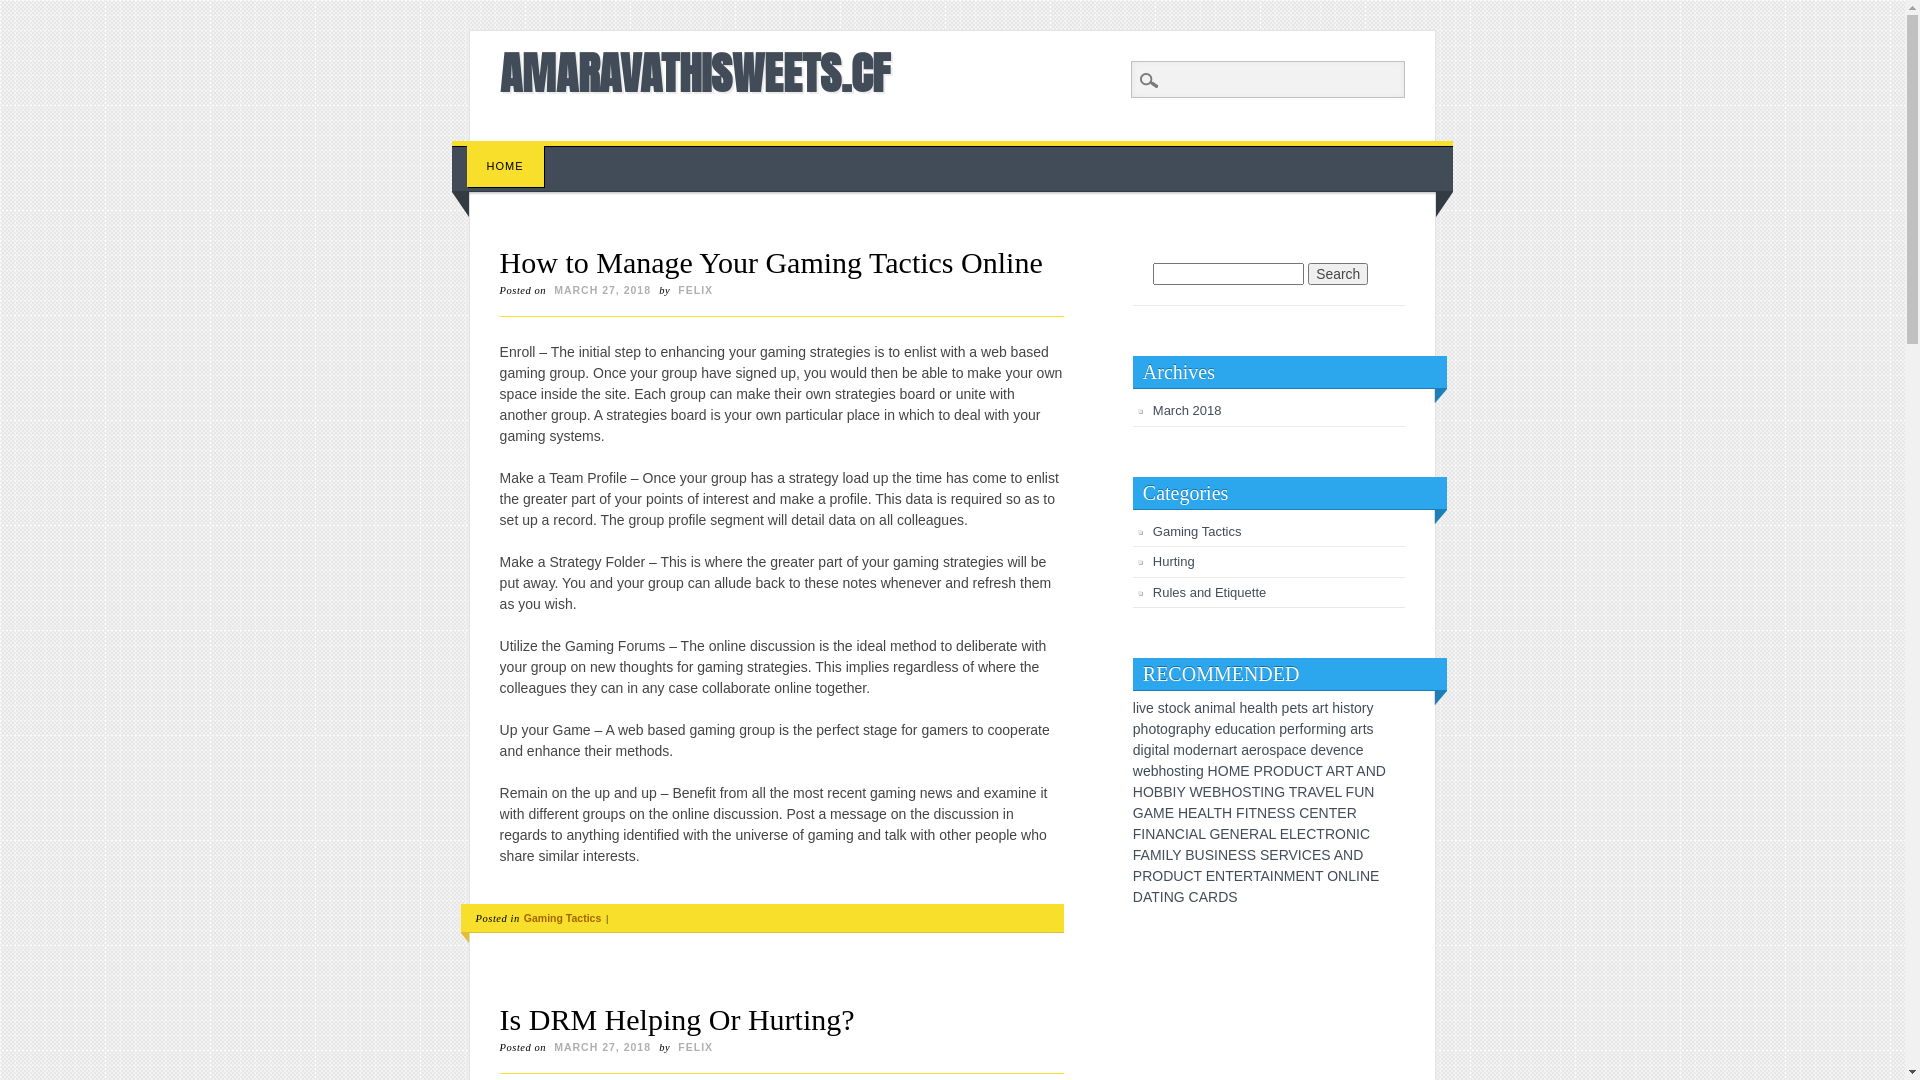 This screenshot has width=1920, height=1080. What do you see at coordinates (1178, 729) in the screenshot?
I see `'r'` at bounding box center [1178, 729].